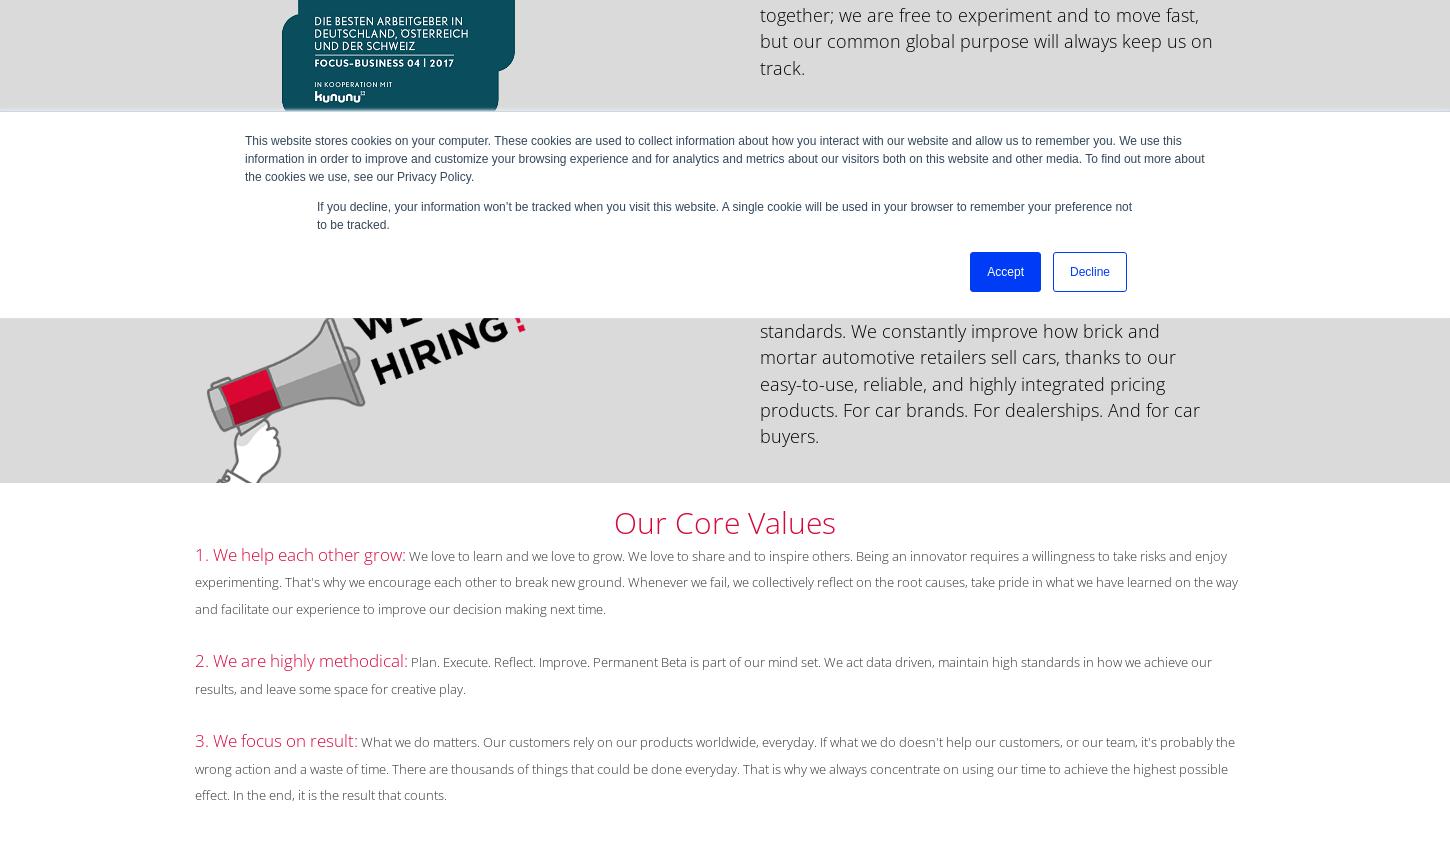 This screenshot has width=1450, height=841. What do you see at coordinates (1004, 270) in the screenshot?
I see `'Accept'` at bounding box center [1004, 270].